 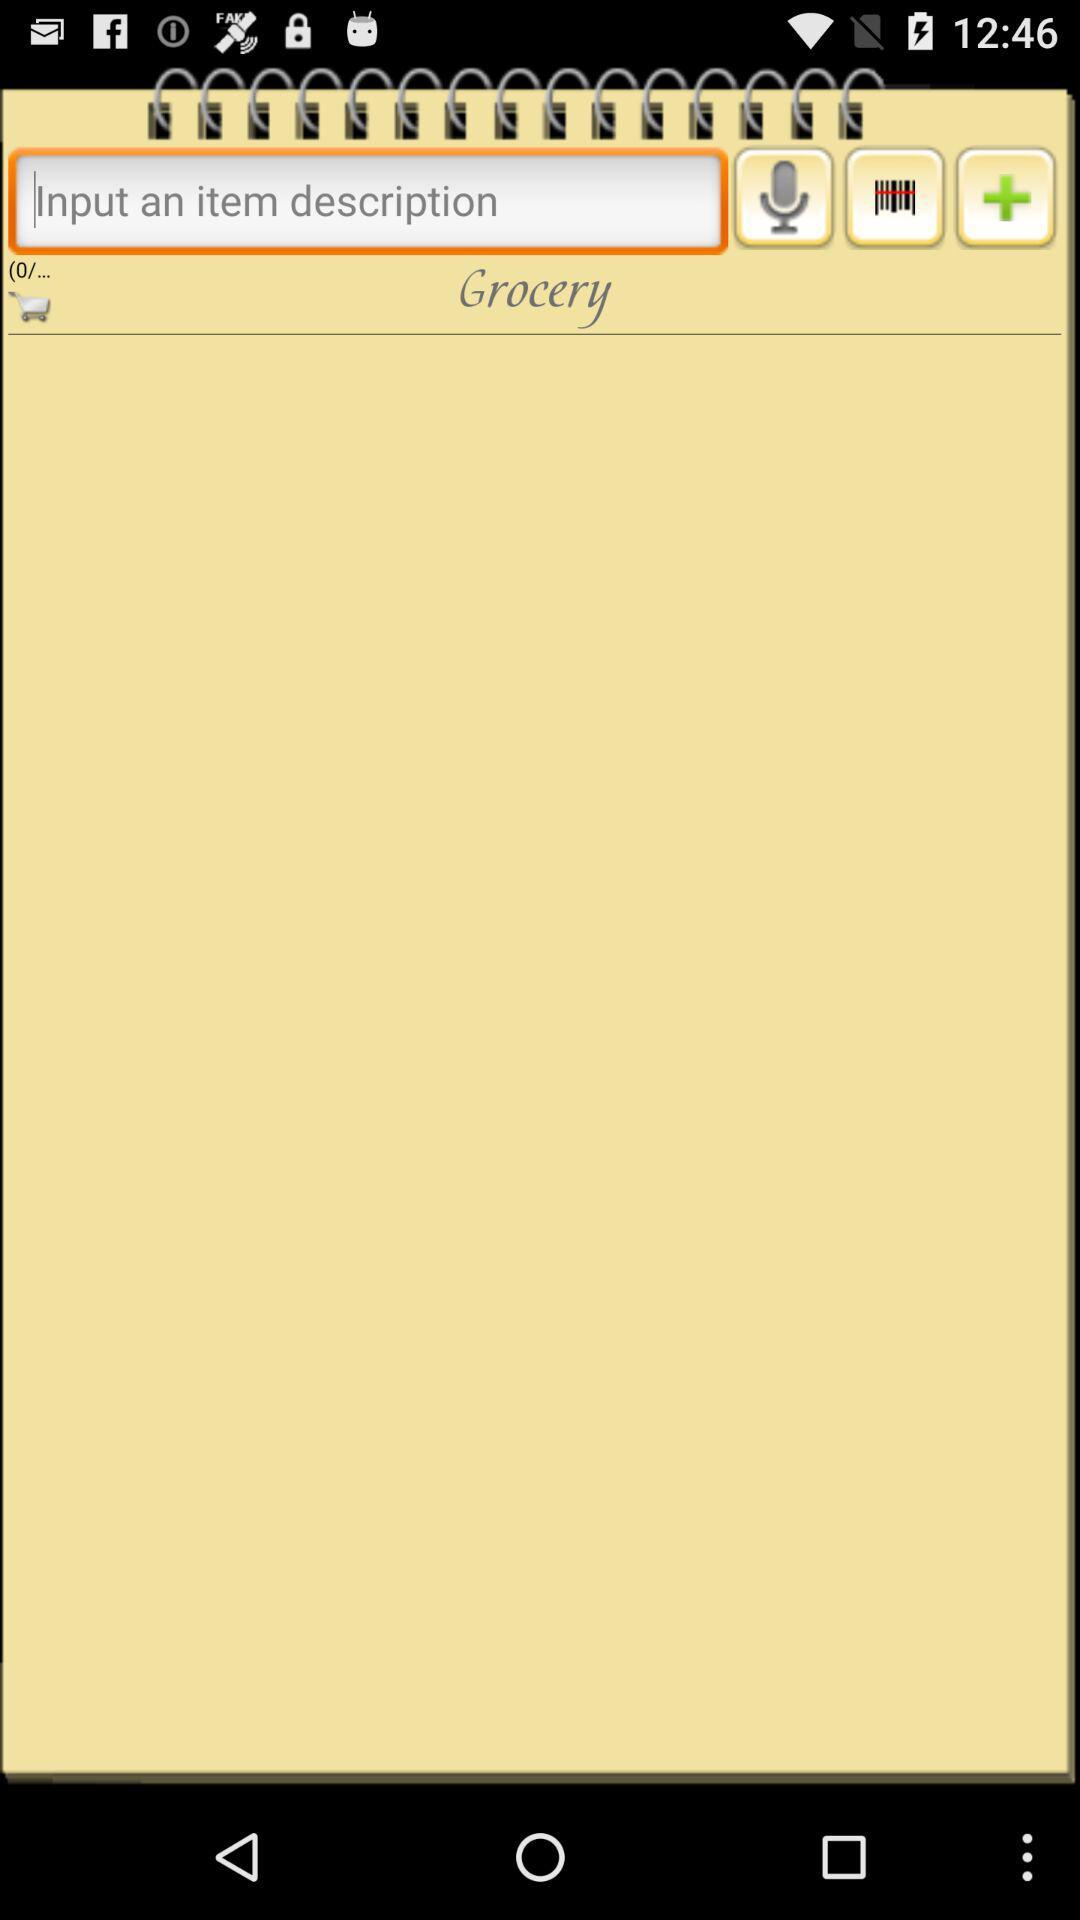 What do you see at coordinates (368, 199) in the screenshot?
I see `put in word to search` at bounding box center [368, 199].